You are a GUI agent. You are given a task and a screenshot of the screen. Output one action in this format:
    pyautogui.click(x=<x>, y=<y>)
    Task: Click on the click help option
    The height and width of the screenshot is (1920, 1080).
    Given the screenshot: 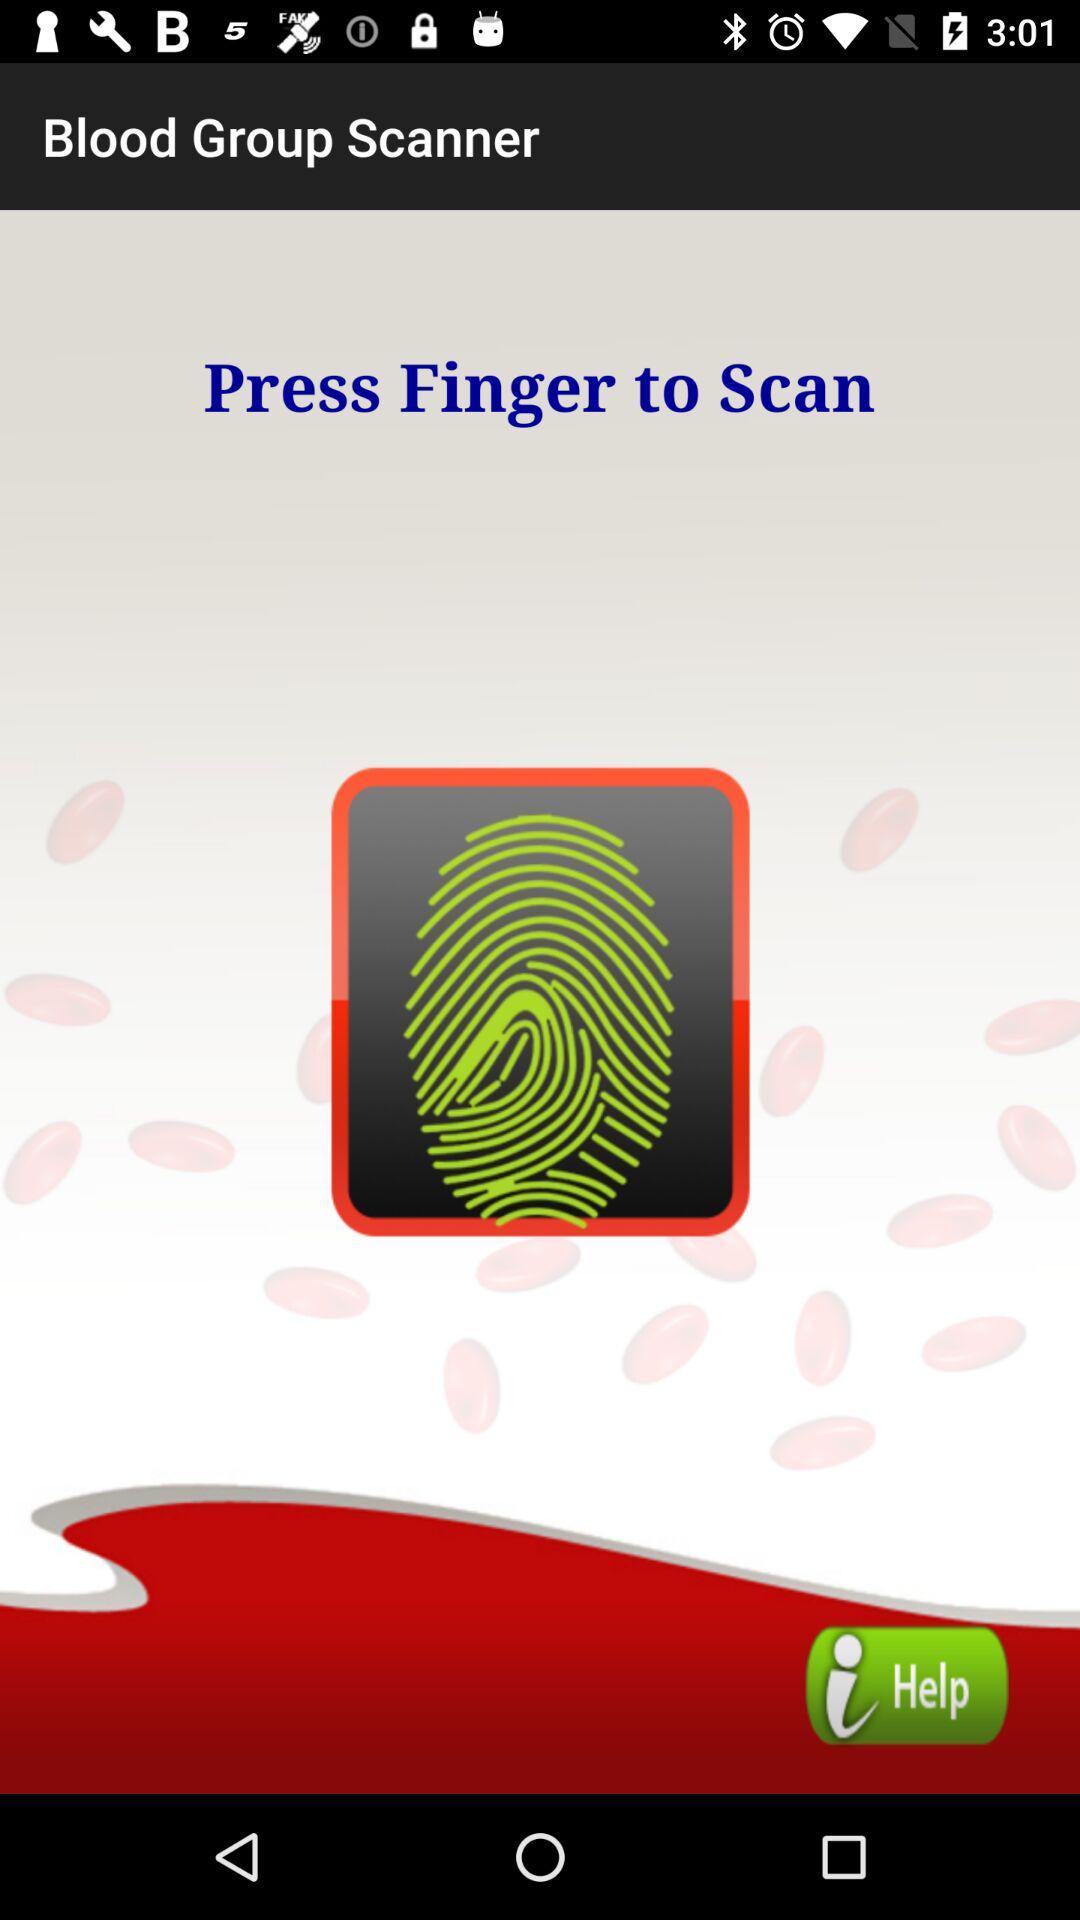 What is the action you would take?
    pyautogui.click(x=907, y=1684)
    